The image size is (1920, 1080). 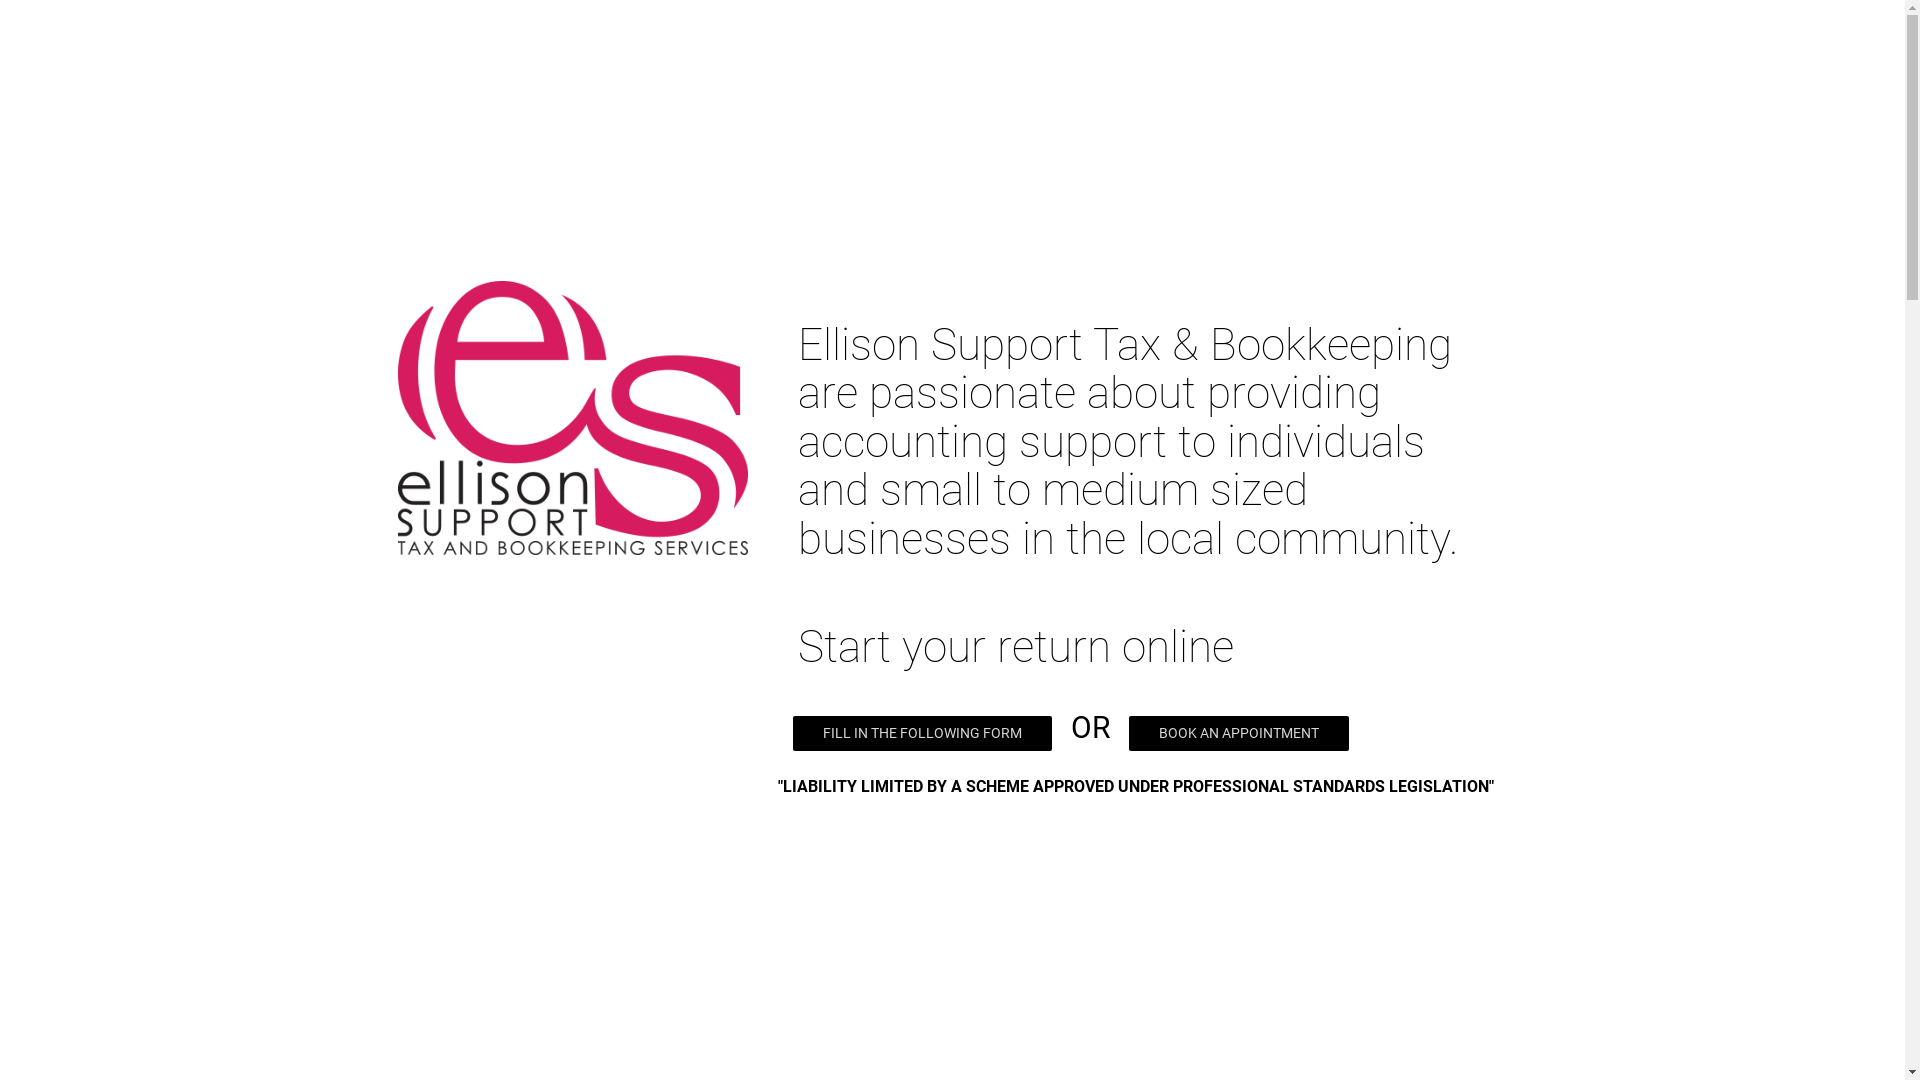 I want to click on 'BOOK AN APPOINTMENT', so click(x=1237, y=733).